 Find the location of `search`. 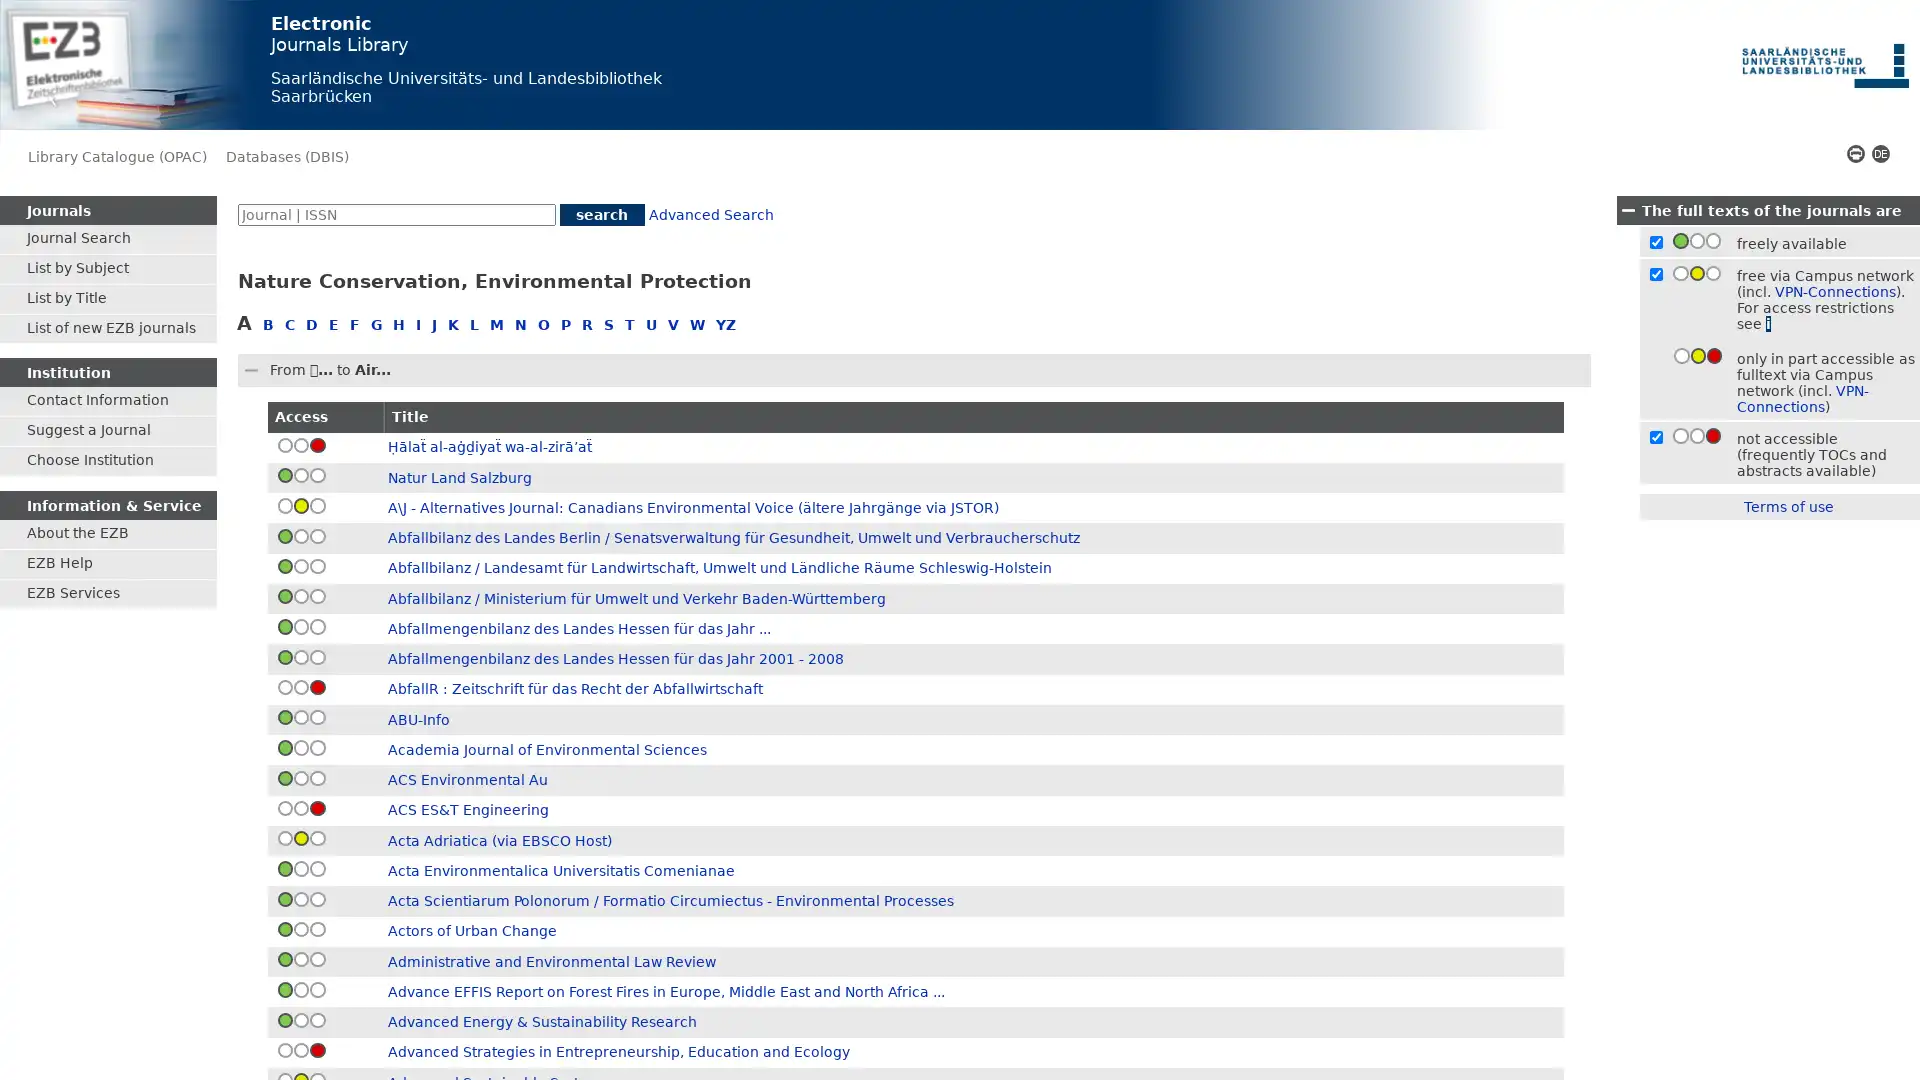

search is located at coordinates (600, 215).